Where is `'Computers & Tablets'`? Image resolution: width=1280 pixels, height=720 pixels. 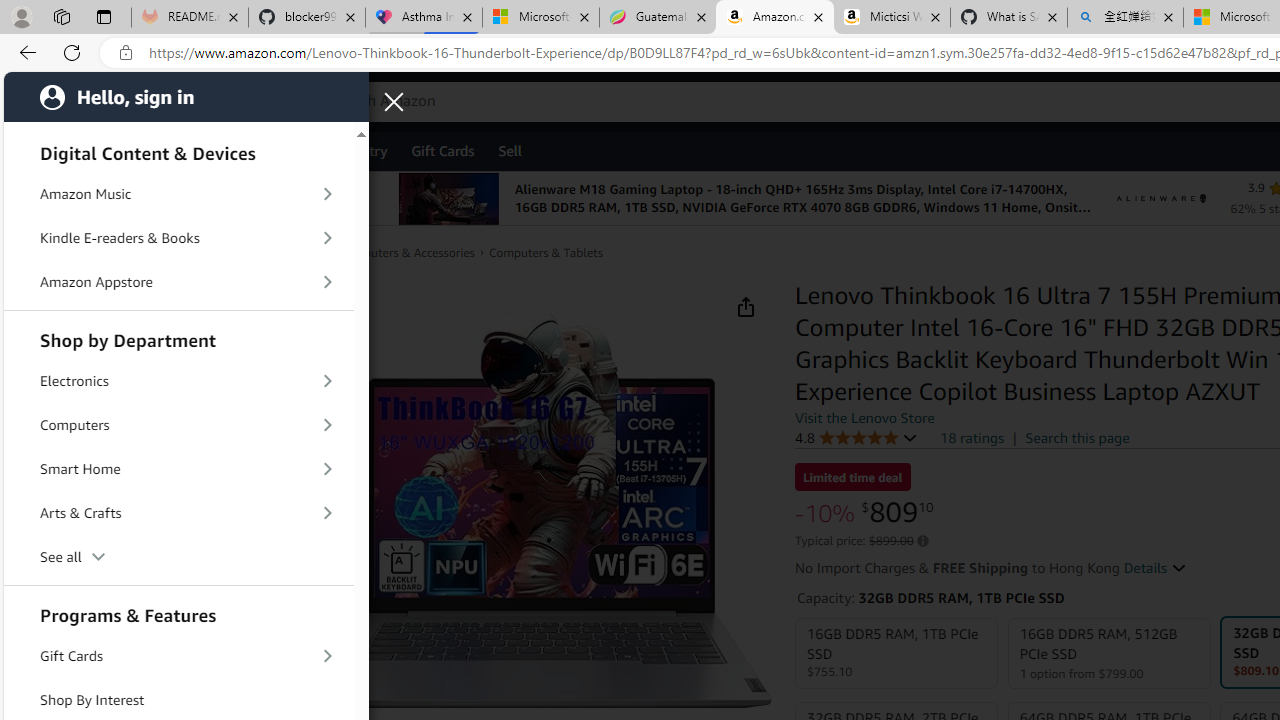
'Computers & Tablets' is located at coordinates (545, 252).